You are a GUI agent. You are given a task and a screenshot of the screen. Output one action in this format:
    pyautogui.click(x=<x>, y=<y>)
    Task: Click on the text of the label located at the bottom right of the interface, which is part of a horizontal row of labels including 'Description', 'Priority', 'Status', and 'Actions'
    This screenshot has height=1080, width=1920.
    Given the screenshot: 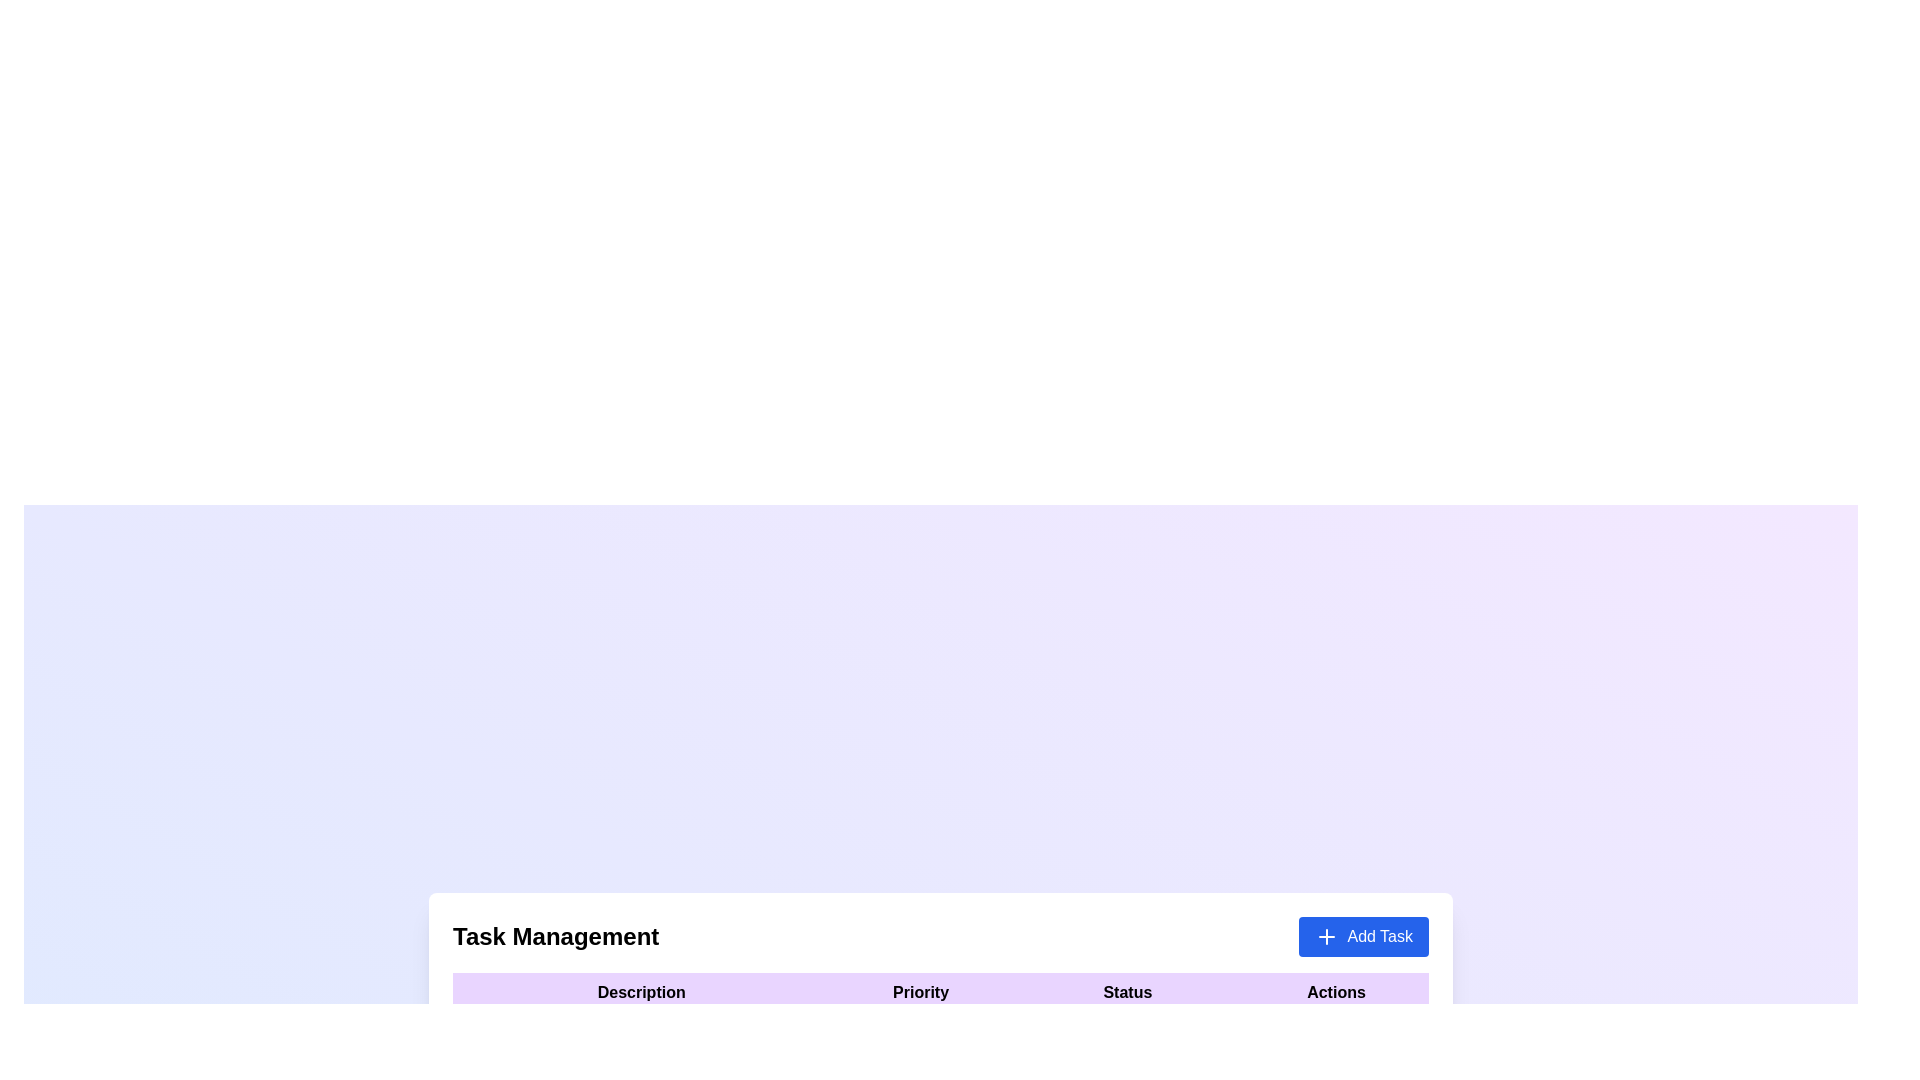 What is the action you would take?
    pyautogui.click(x=1336, y=992)
    